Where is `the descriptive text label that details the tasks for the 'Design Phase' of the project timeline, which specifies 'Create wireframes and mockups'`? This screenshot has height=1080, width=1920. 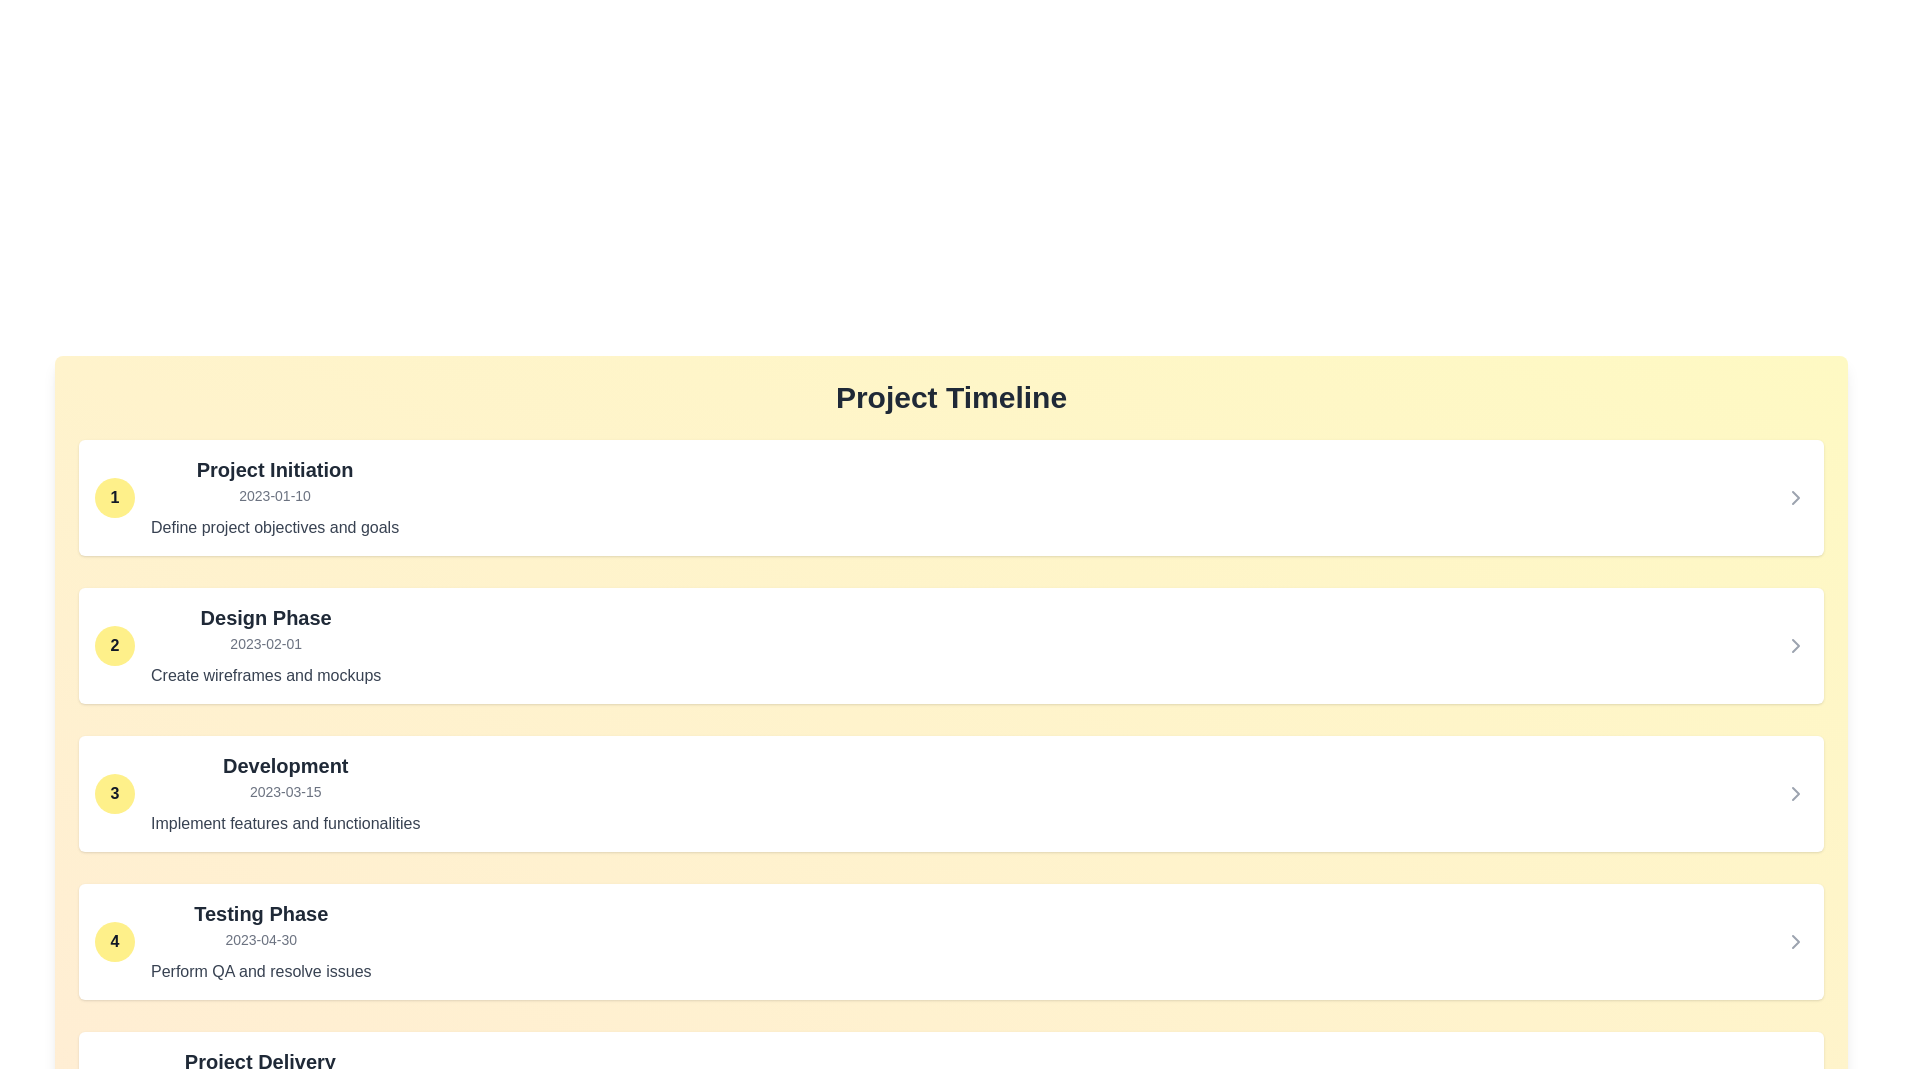 the descriptive text label that details the tasks for the 'Design Phase' of the project timeline, which specifies 'Create wireframes and mockups' is located at coordinates (265, 675).